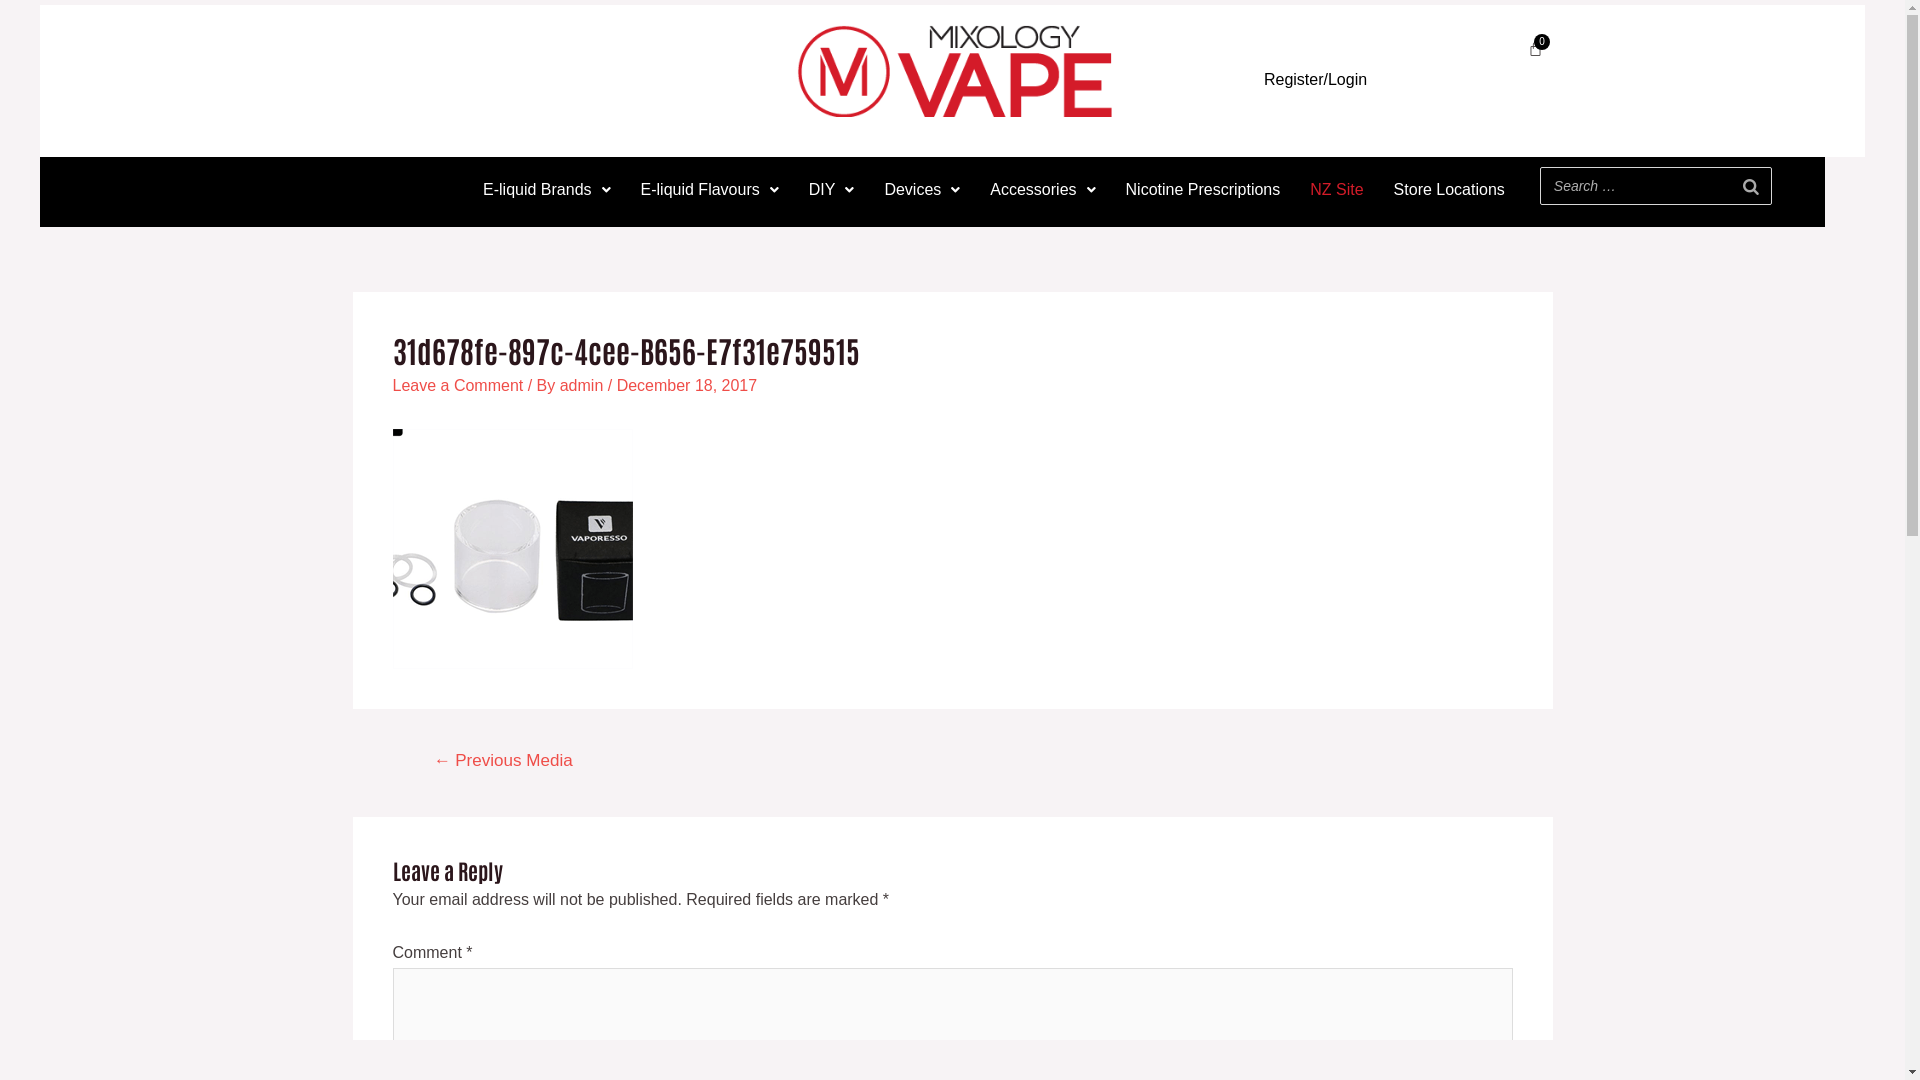  Describe the element at coordinates (624, 189) in the screenshot. I see `'E-liquid Flavours'` at that location.